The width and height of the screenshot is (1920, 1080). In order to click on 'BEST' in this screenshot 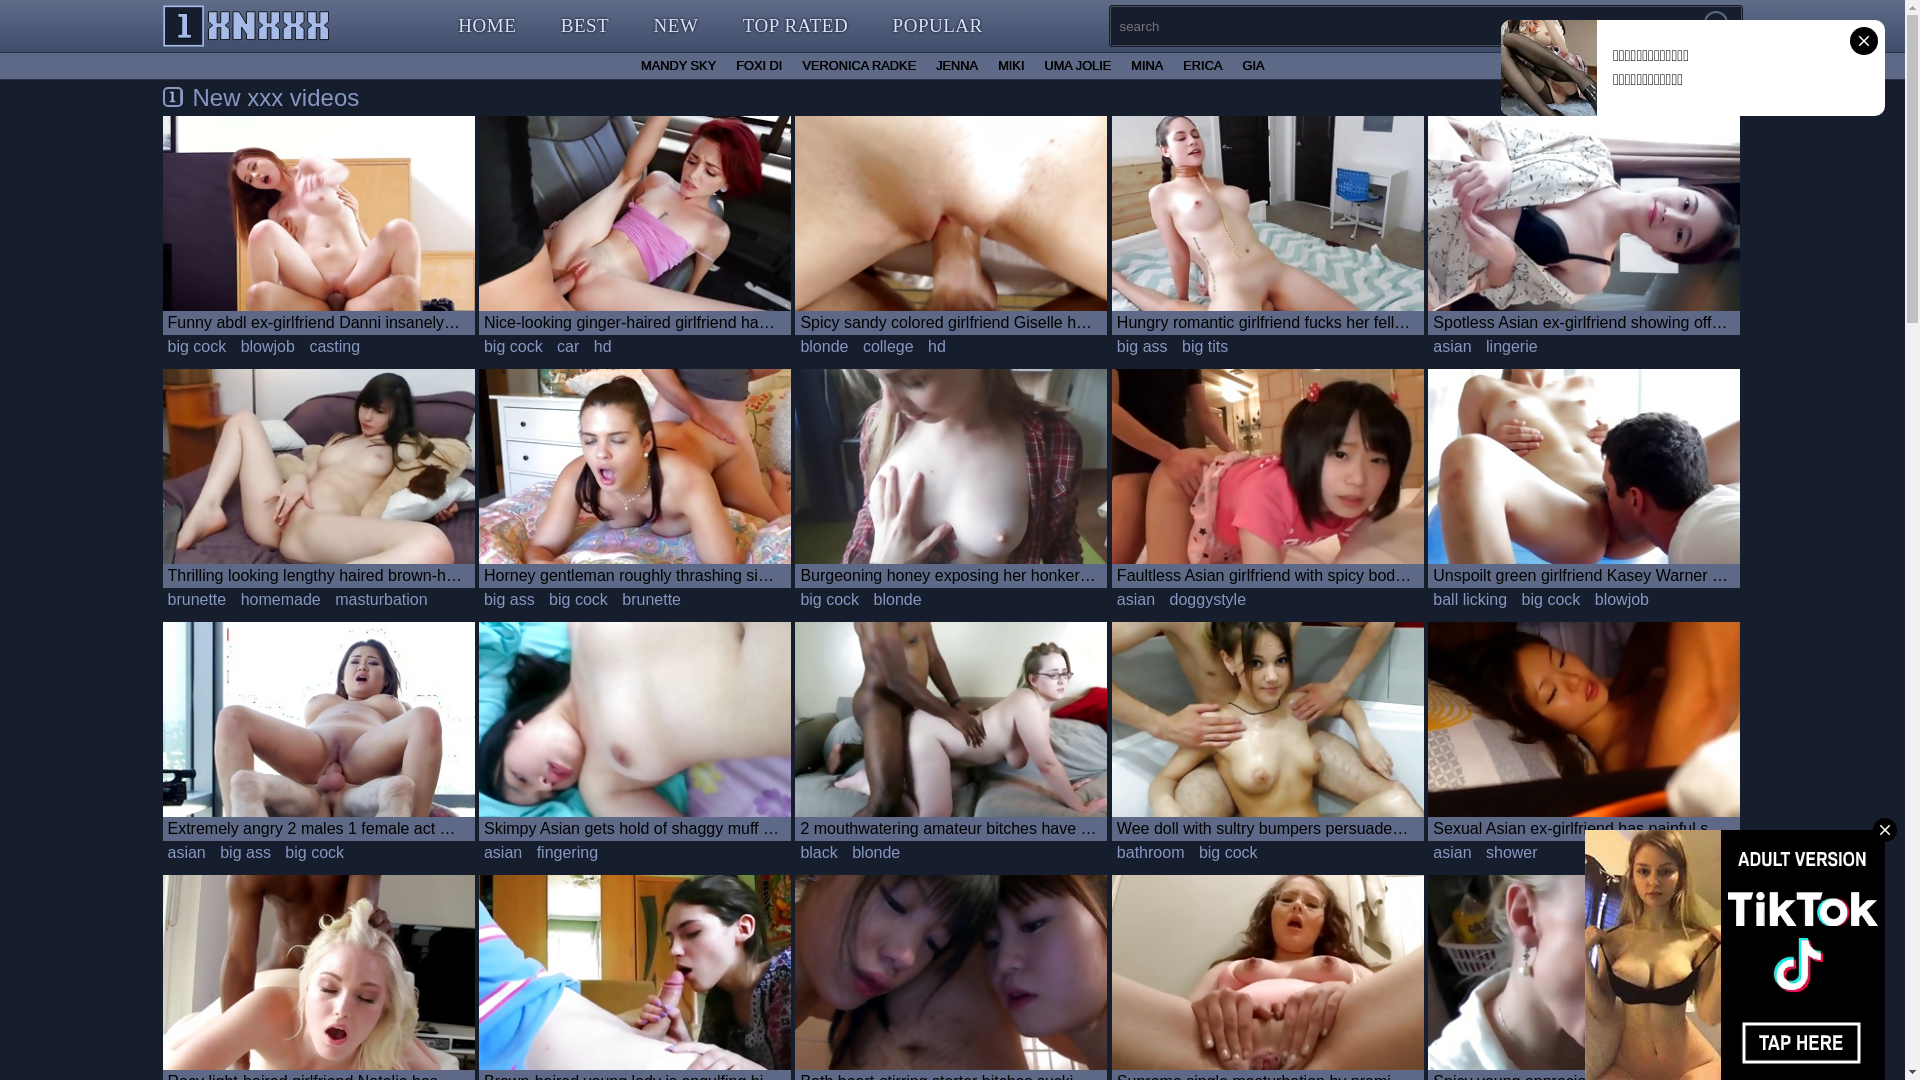, I will do `click(584, 26)`.